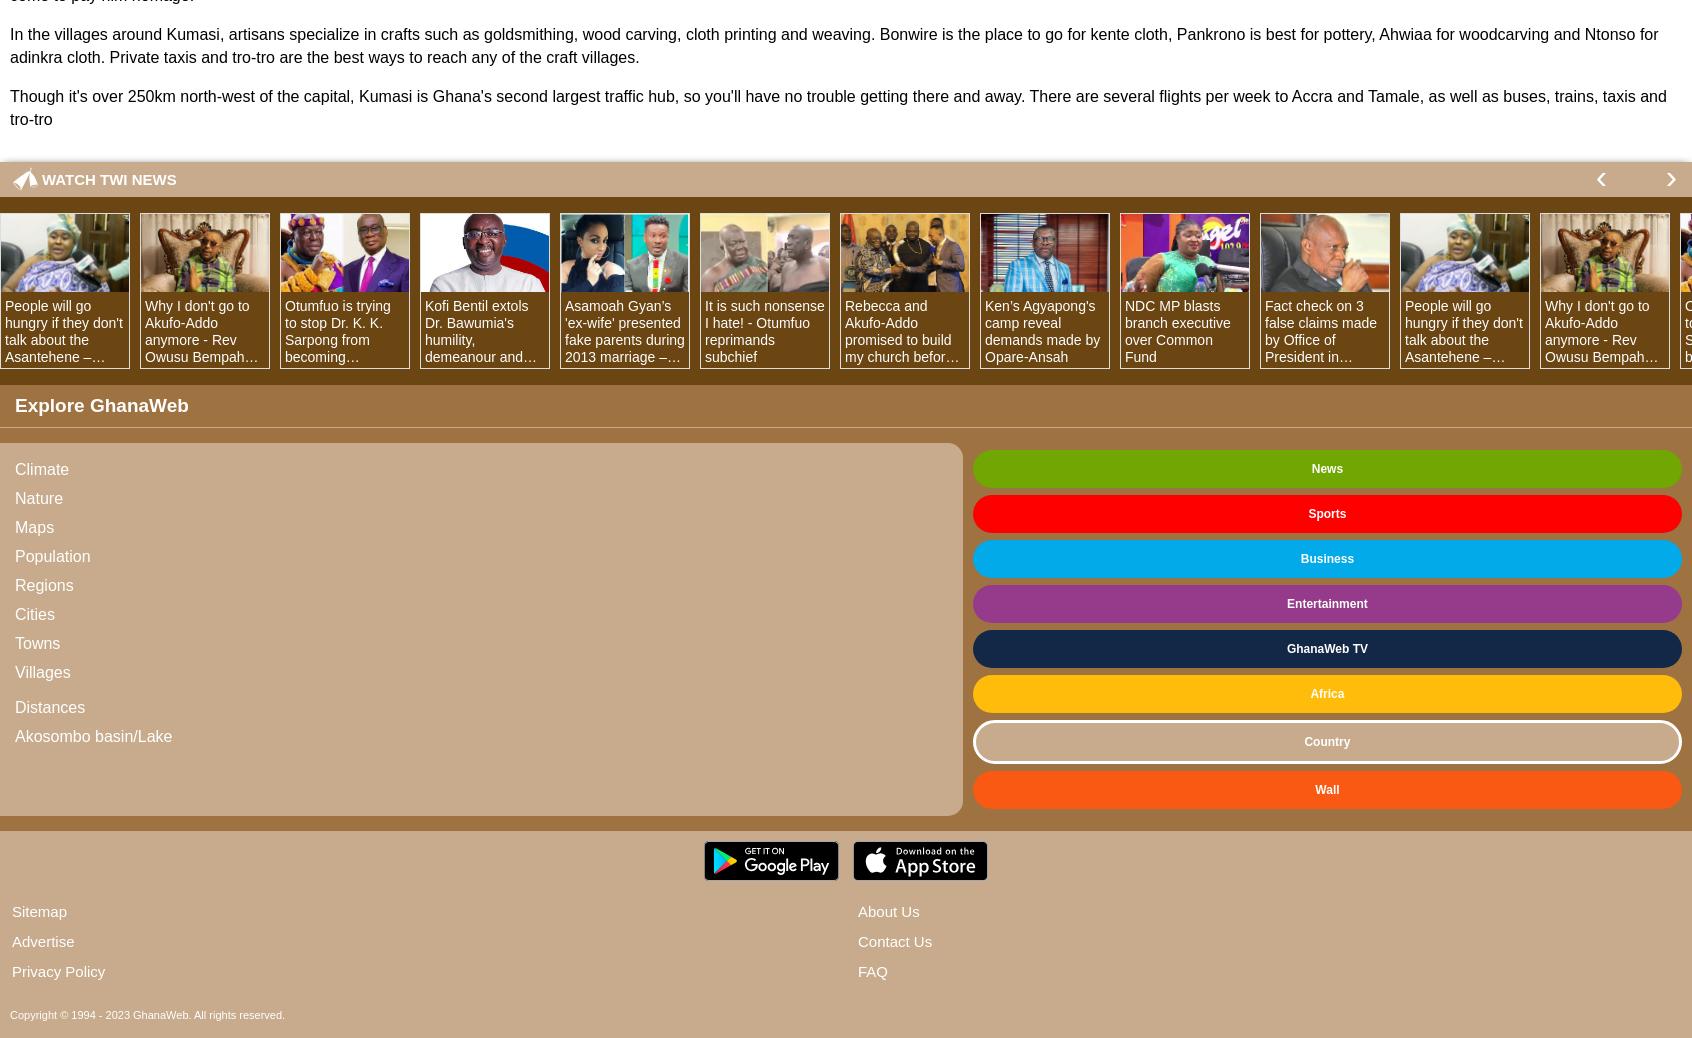 The image size is (1692, 1038). I want to click on 'Maps', so click(33, 526).